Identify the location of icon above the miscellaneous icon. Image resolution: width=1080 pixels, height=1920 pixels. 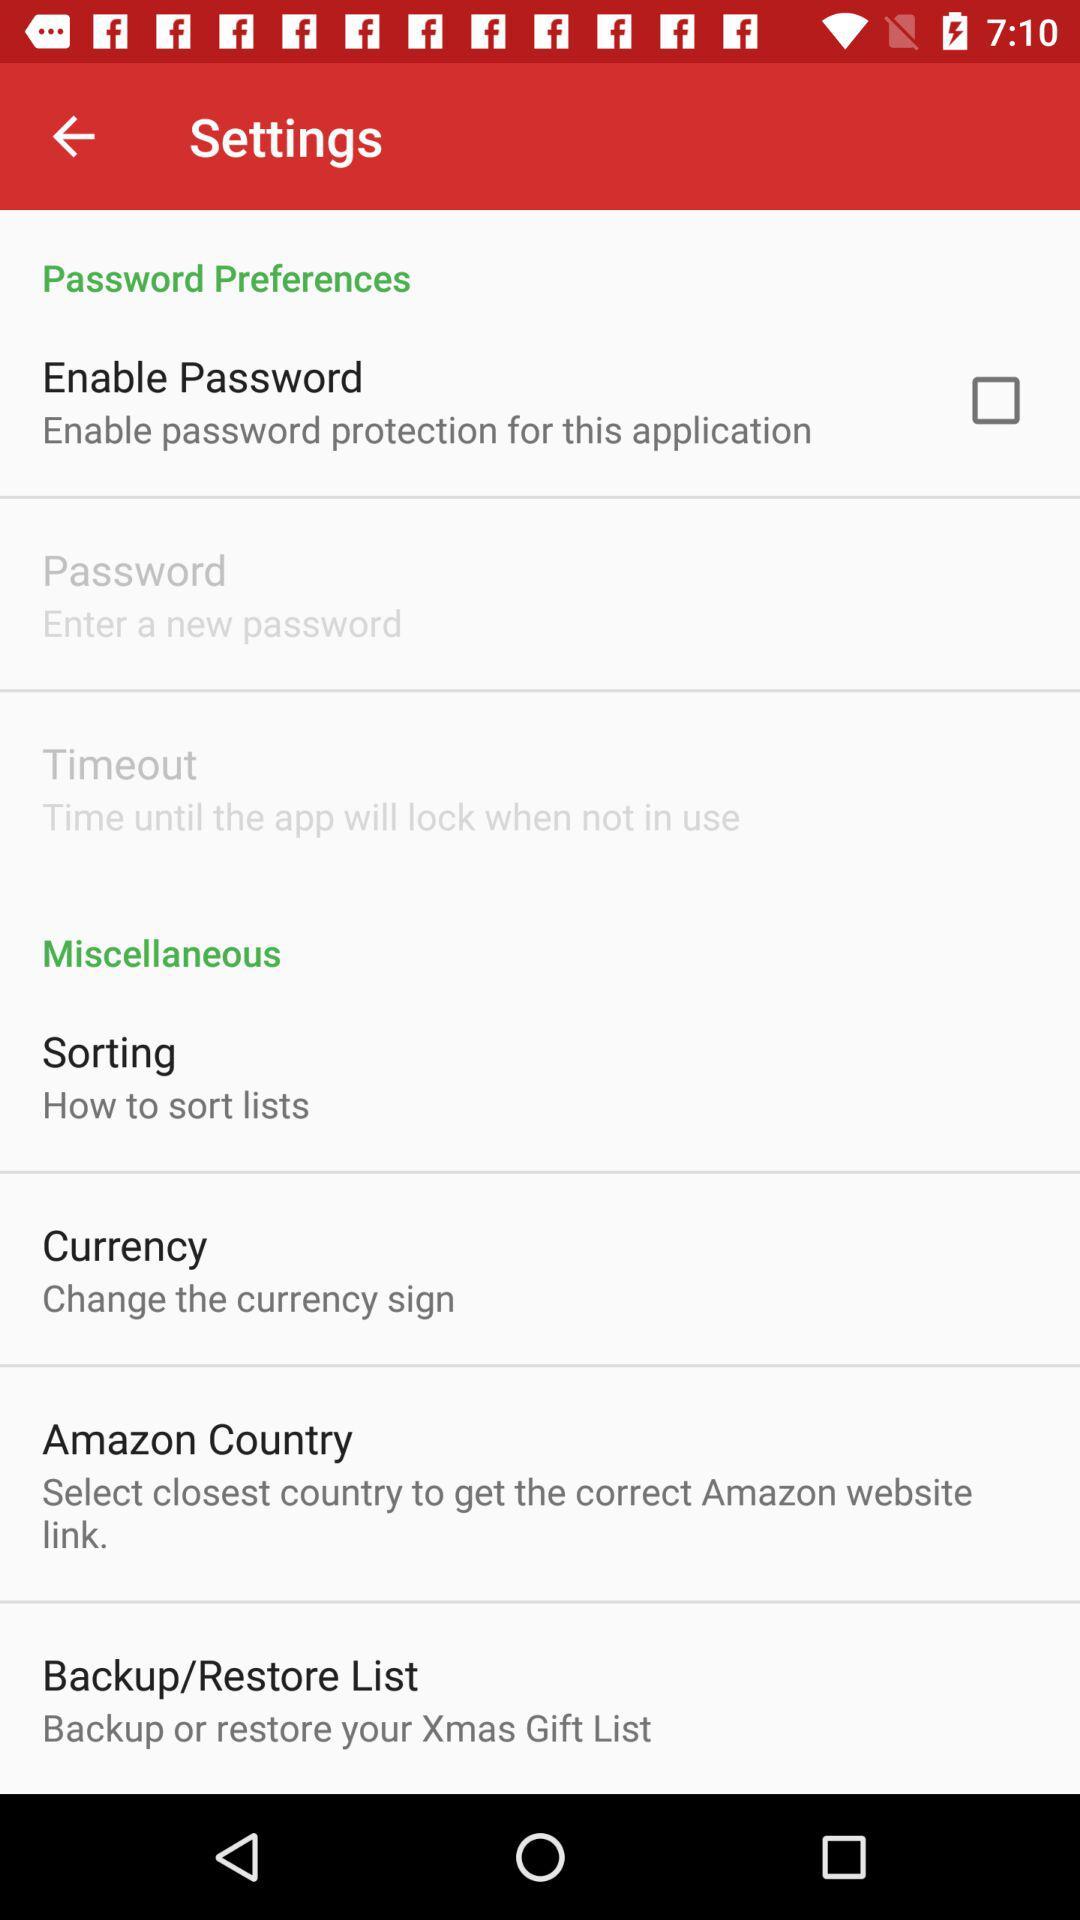
(391, 816).